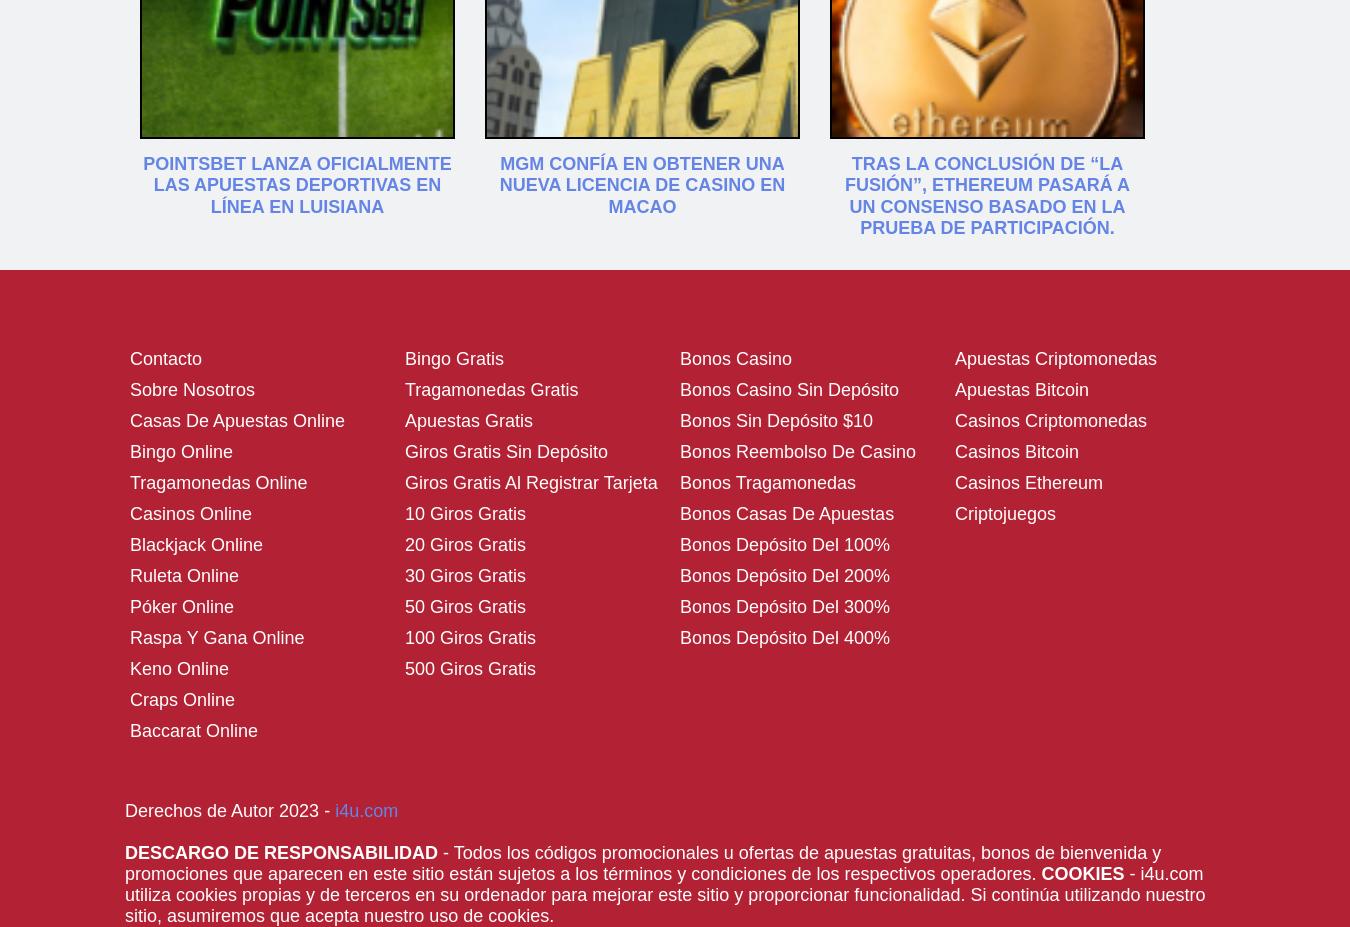 The width and height of the screenshot is (1350, 927). Describe the element at coordinates (797, 449) in the screenshot. I see `'Bonos Reembolso De Casino'` at that location.